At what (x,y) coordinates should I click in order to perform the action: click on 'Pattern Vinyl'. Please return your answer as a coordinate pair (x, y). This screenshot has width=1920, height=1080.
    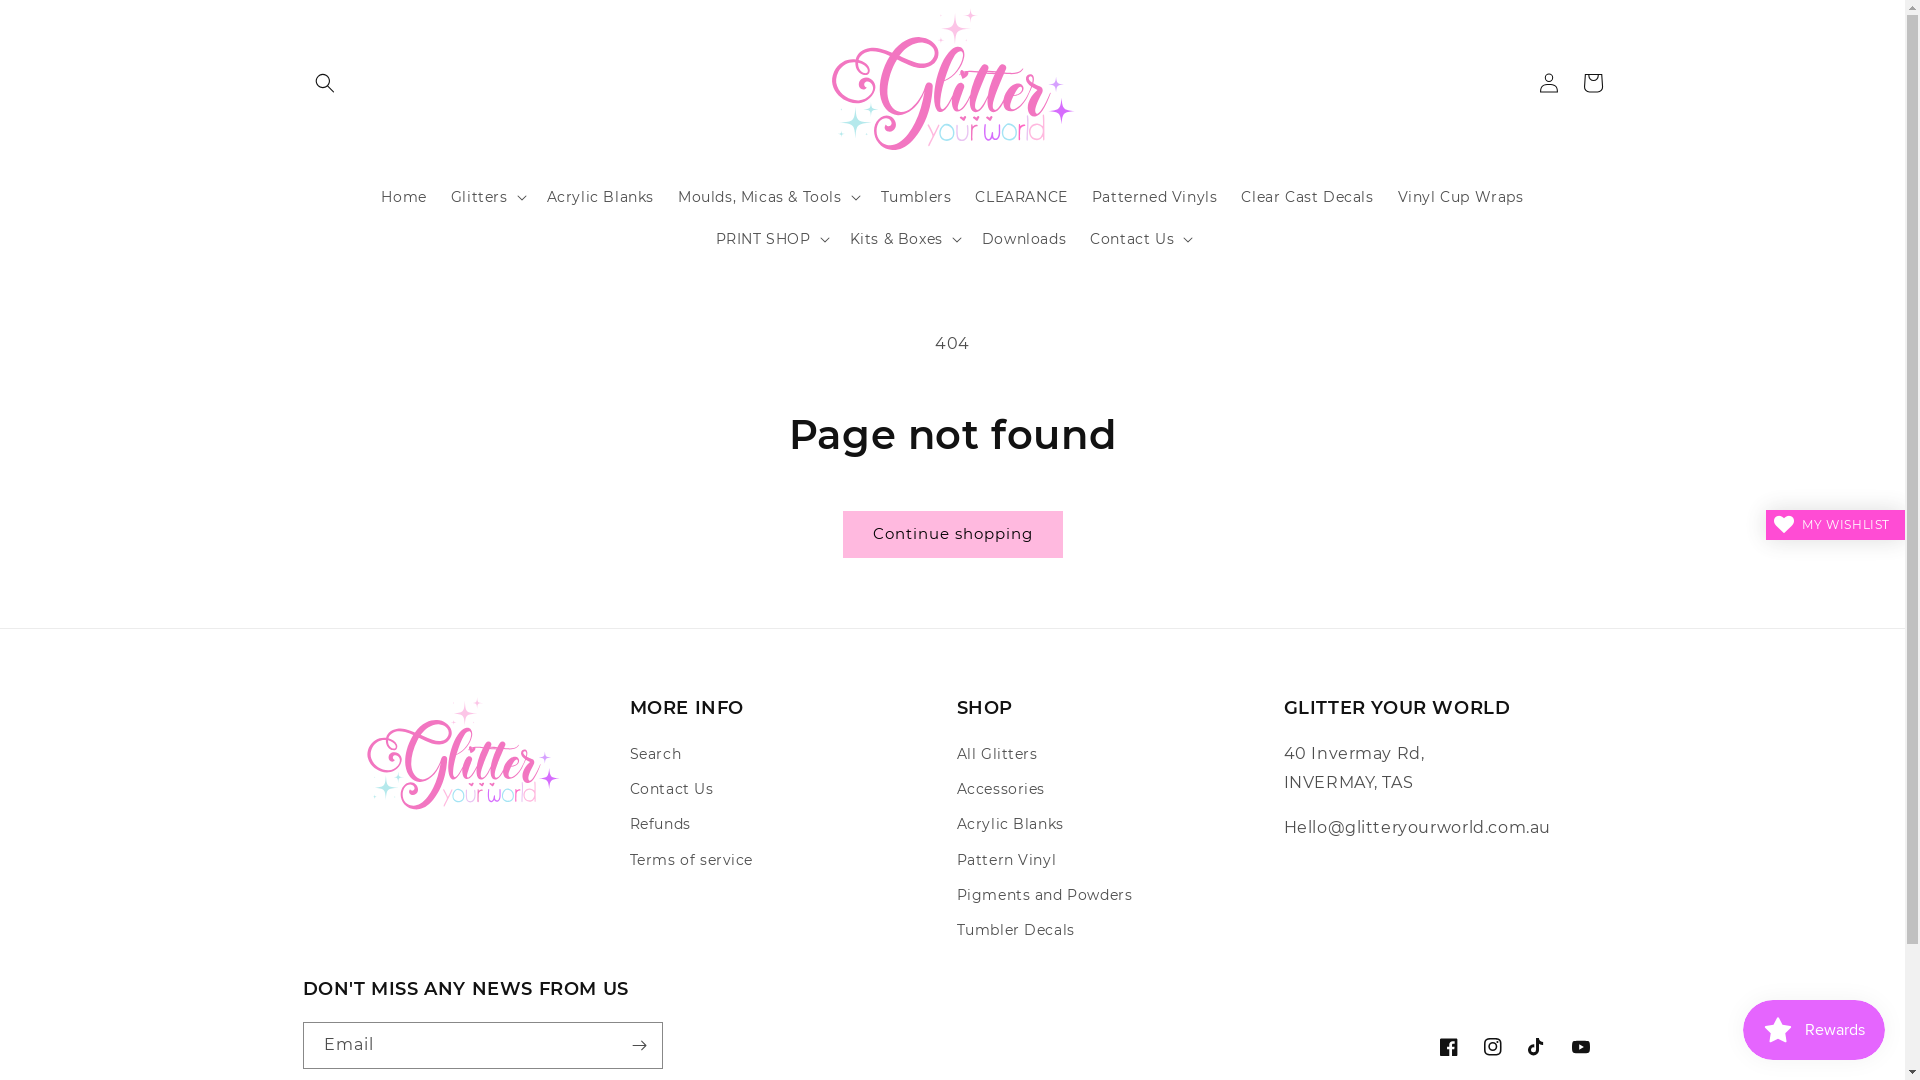
    Looking at the image, I should click on (1006, 859).